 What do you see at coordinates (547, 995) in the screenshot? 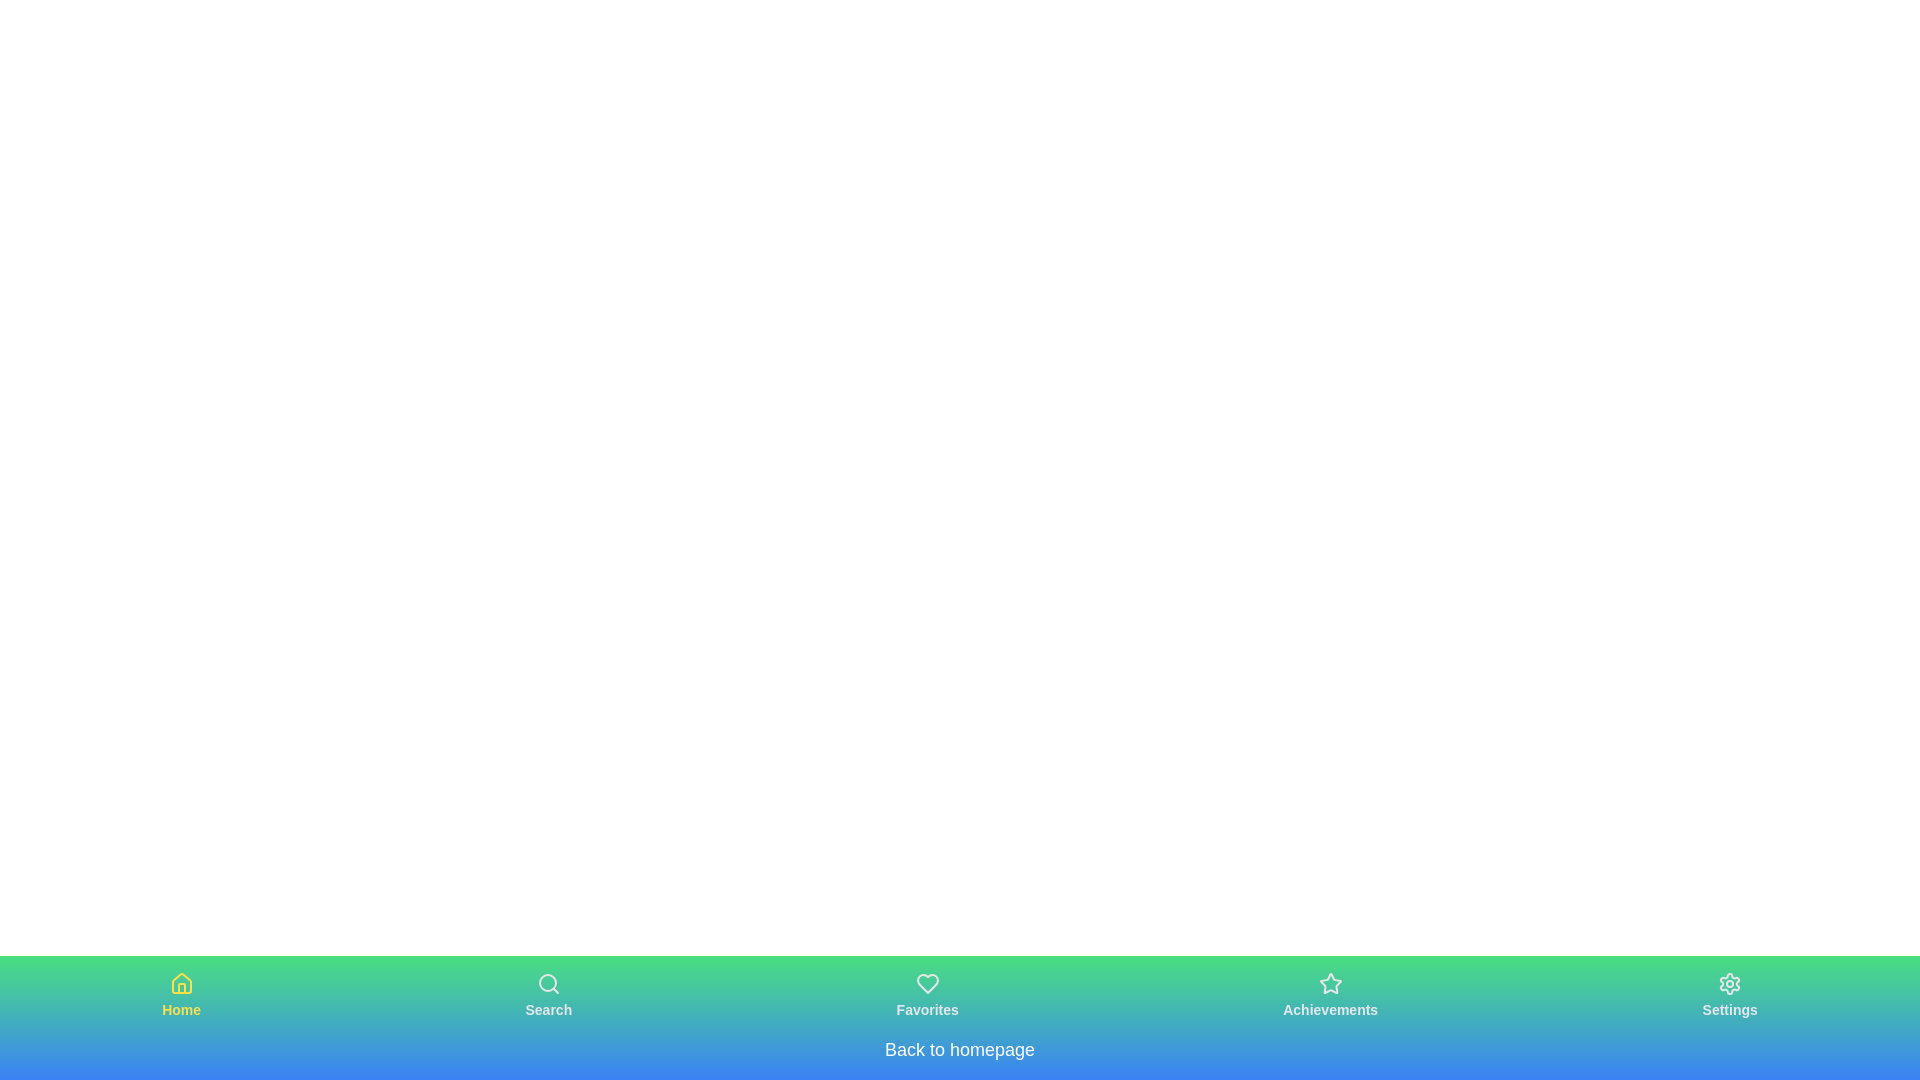
I see `the tab labeled Search` at bounding box center [547, 995].